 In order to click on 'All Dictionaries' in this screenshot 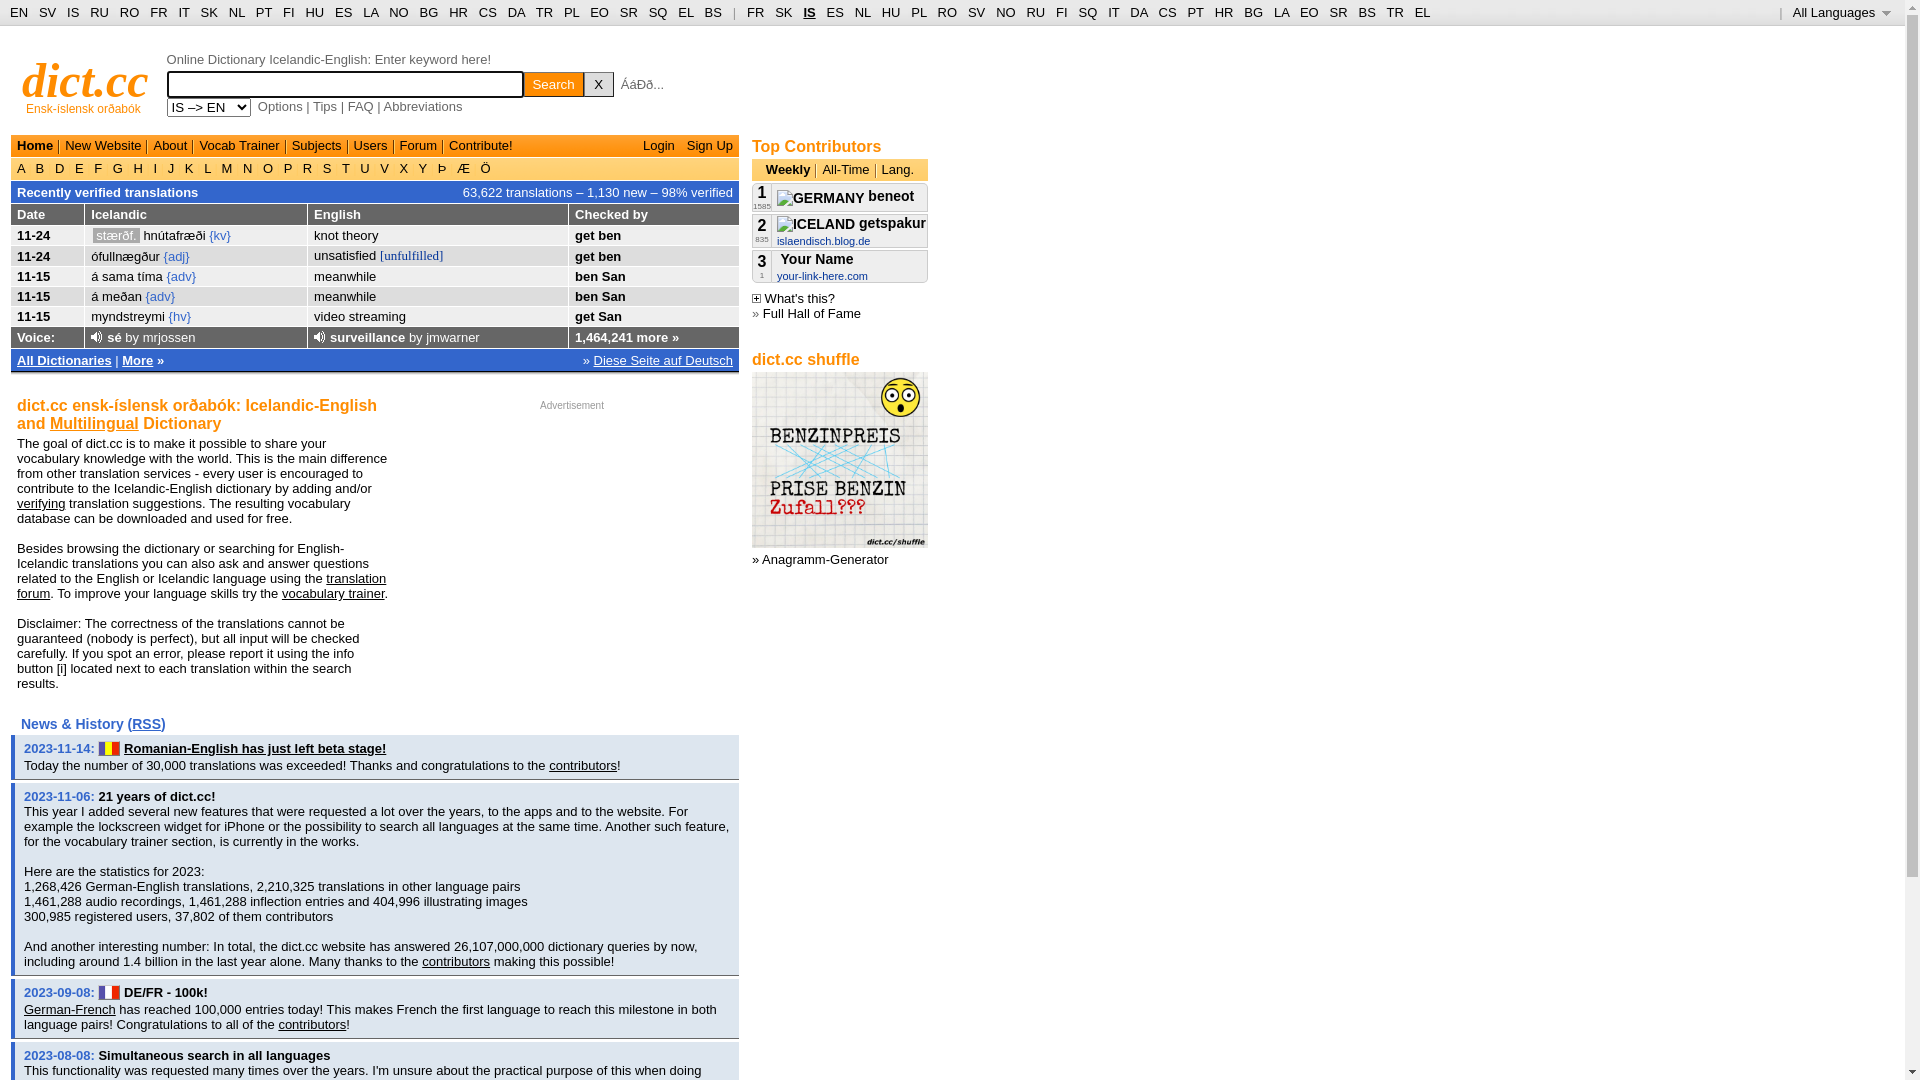, I will do `click(64, 358)`.